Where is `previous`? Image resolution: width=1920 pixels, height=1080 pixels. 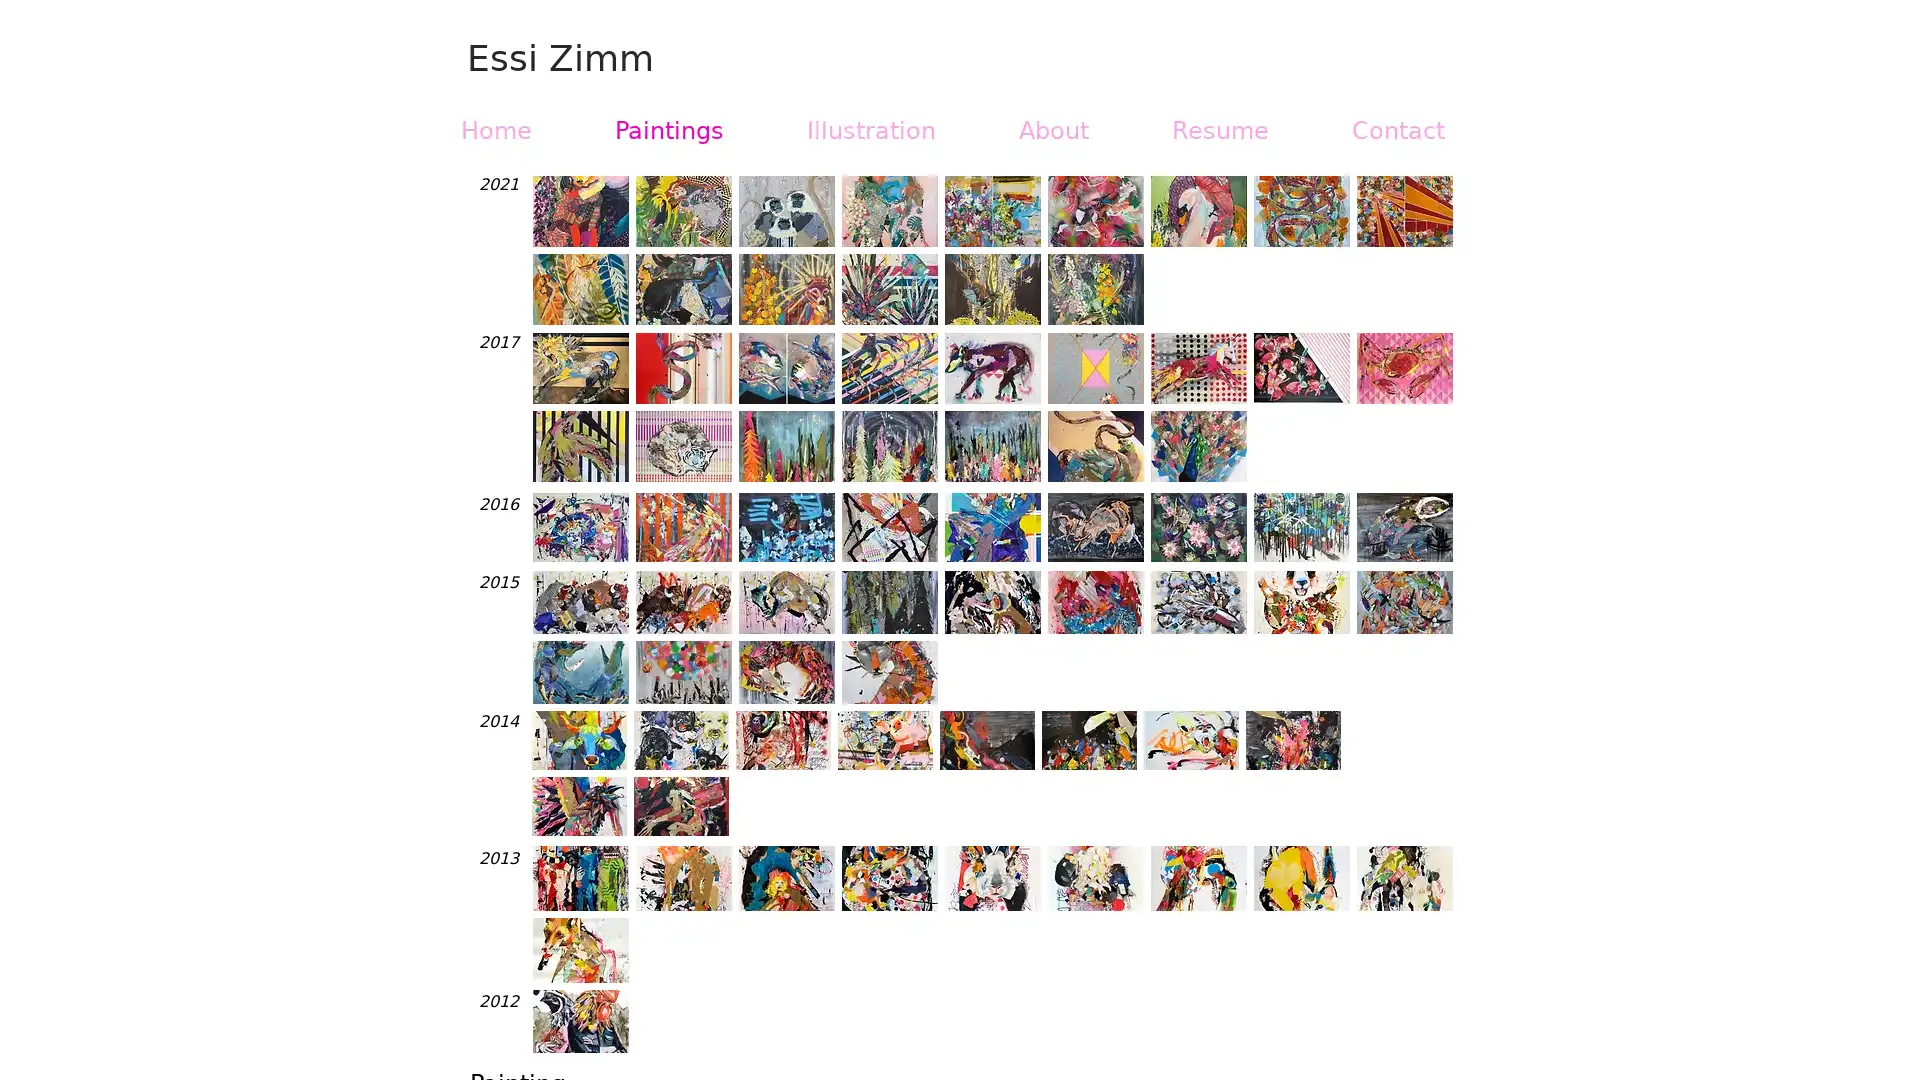 previous is located at coordinates (574, 266).